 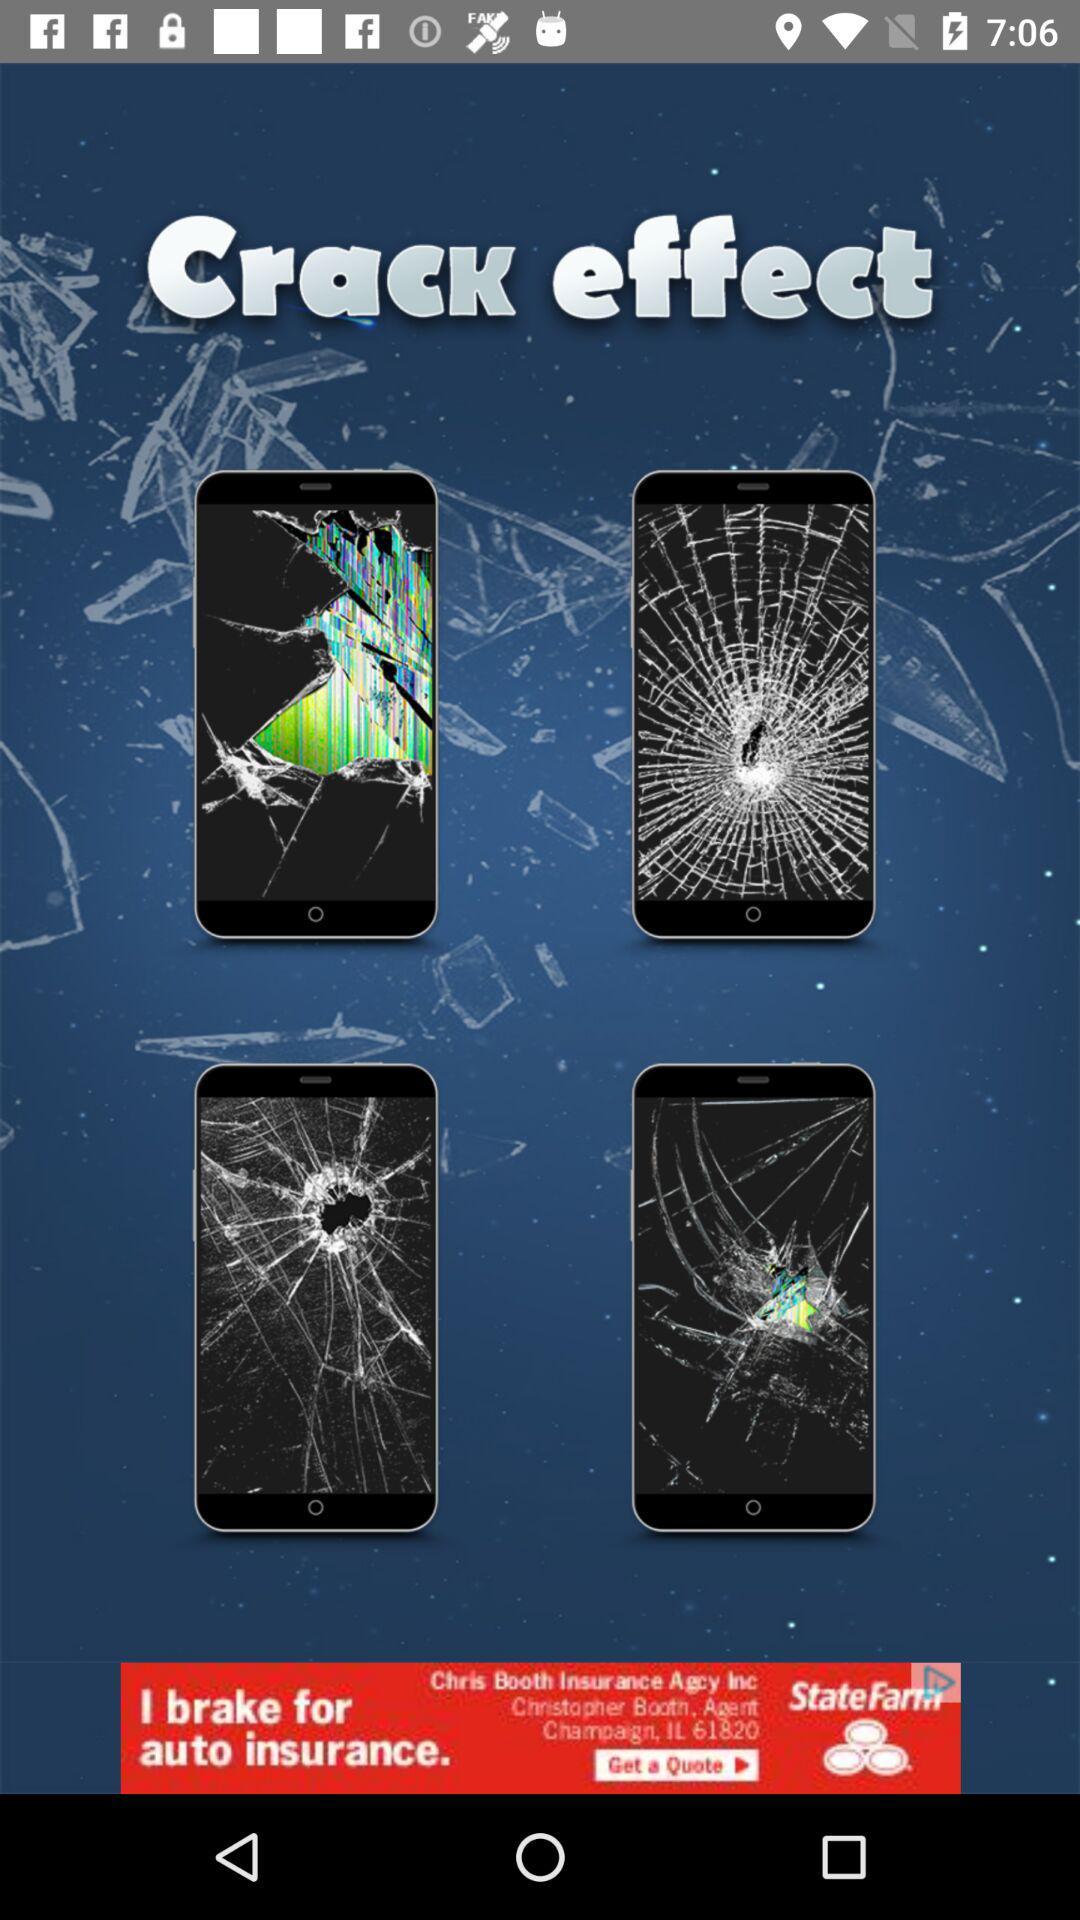 What do you see at coordinates (316, 1308) in the screenshot?
I see `select effect` at bounding box center [316, 1308].